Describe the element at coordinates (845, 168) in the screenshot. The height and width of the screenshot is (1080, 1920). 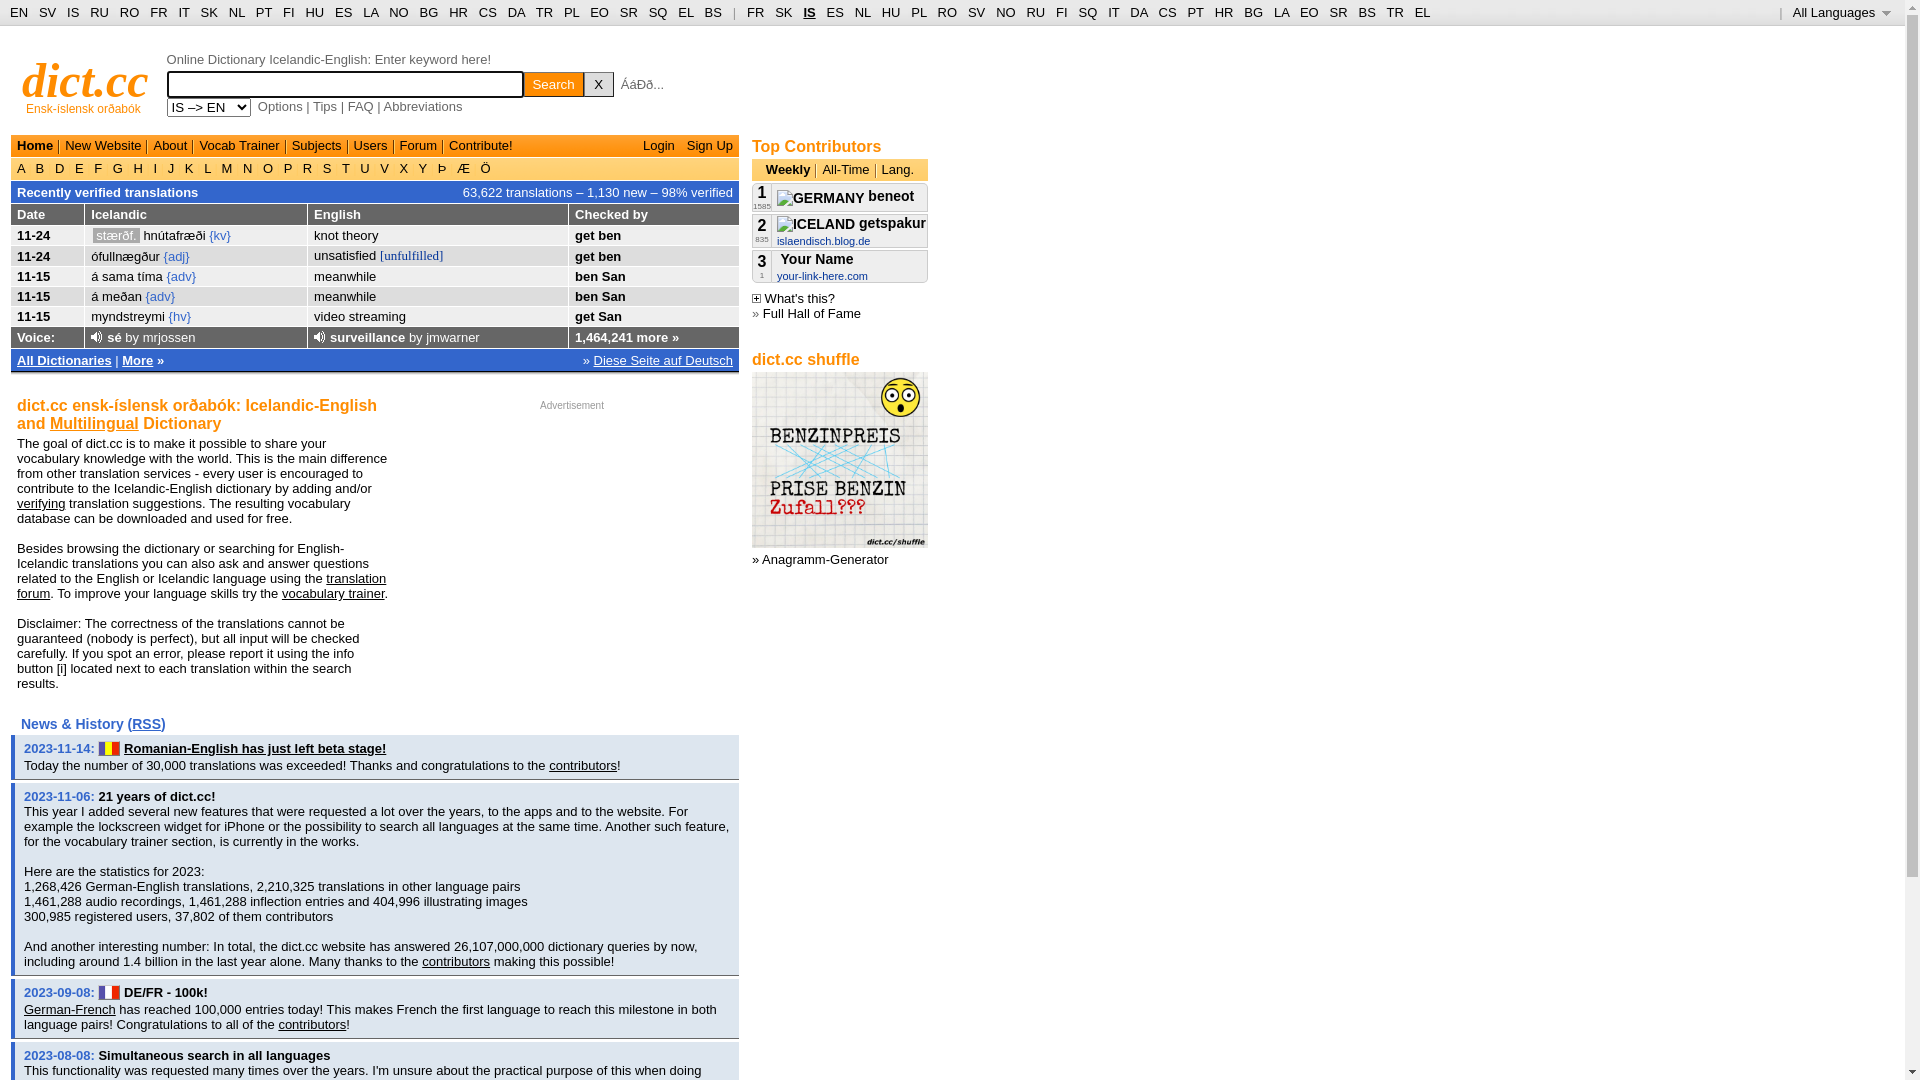
I see `'All-Time'` at that location.